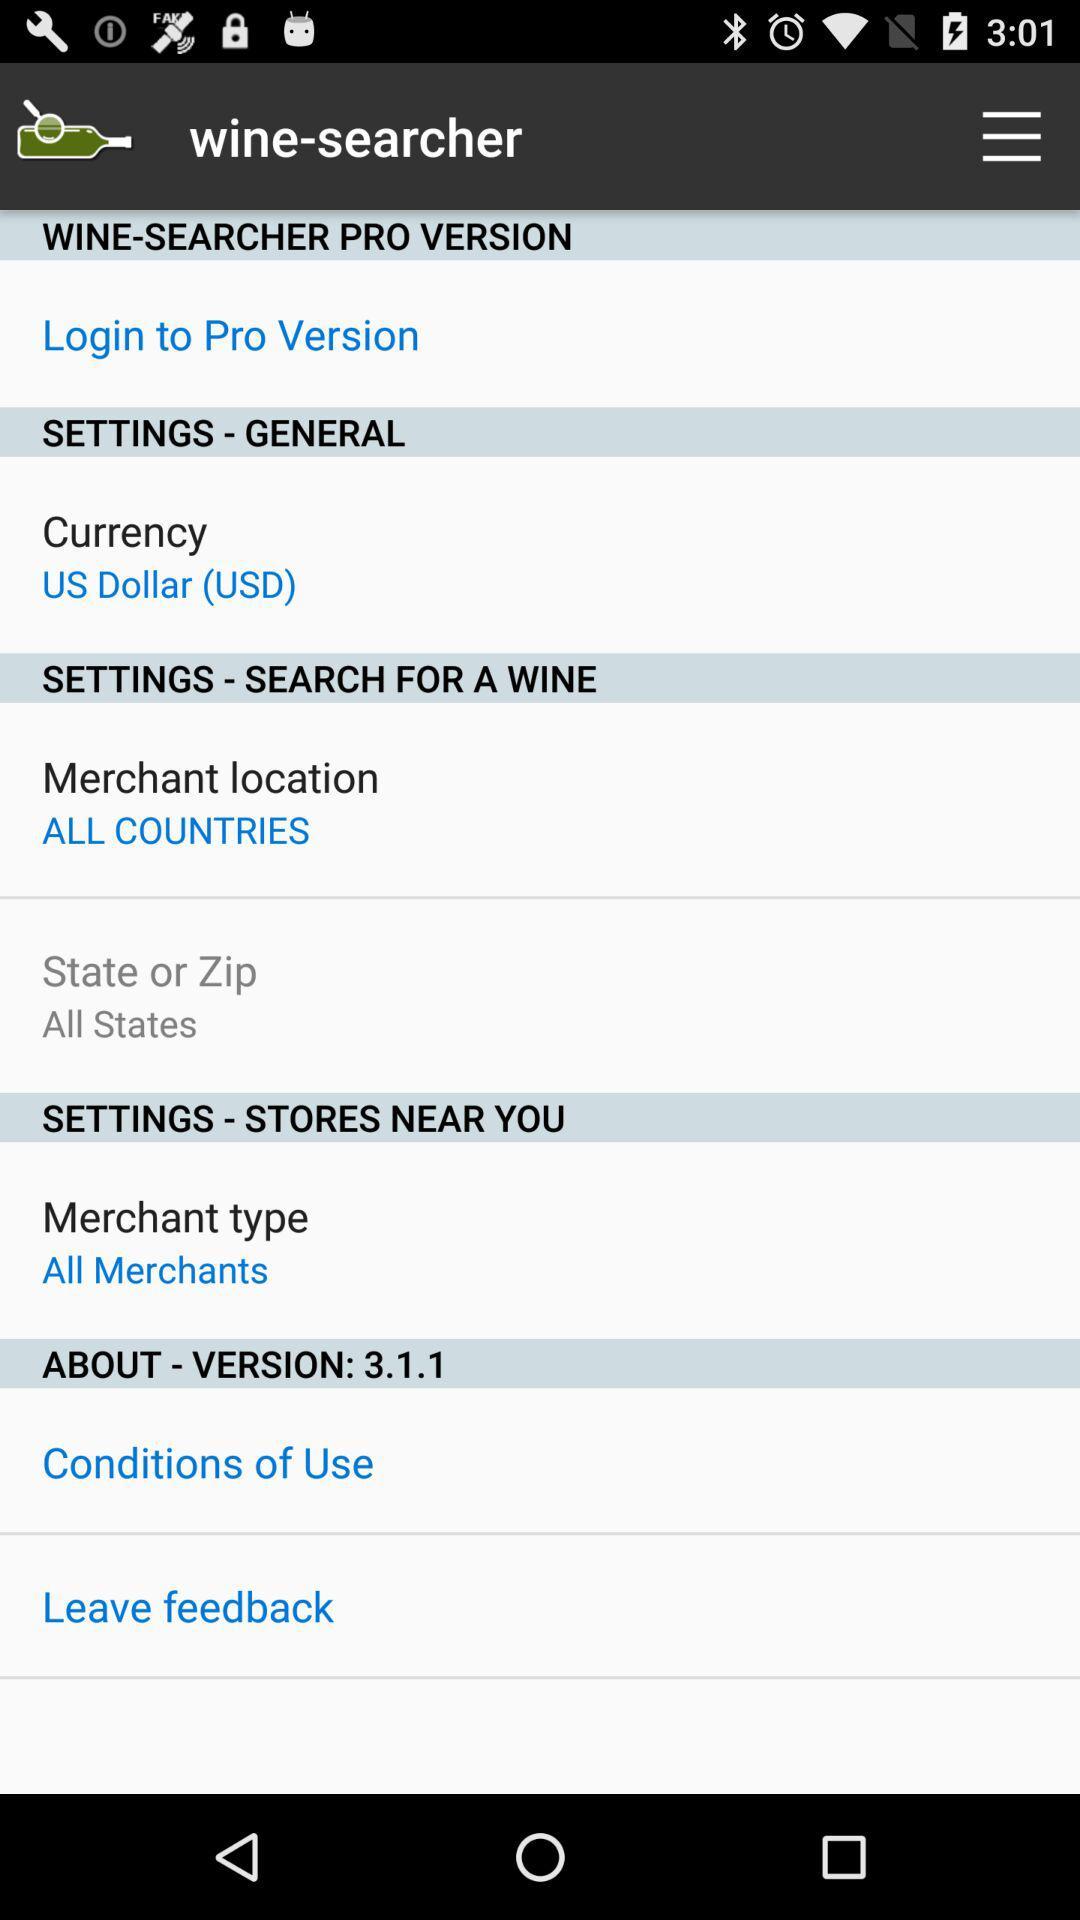 This screenshot has width=1080, height=1920. Describe the element at coordinates (540, 1362) in the screenshot. I see `the icon below all merchants item` at that location.